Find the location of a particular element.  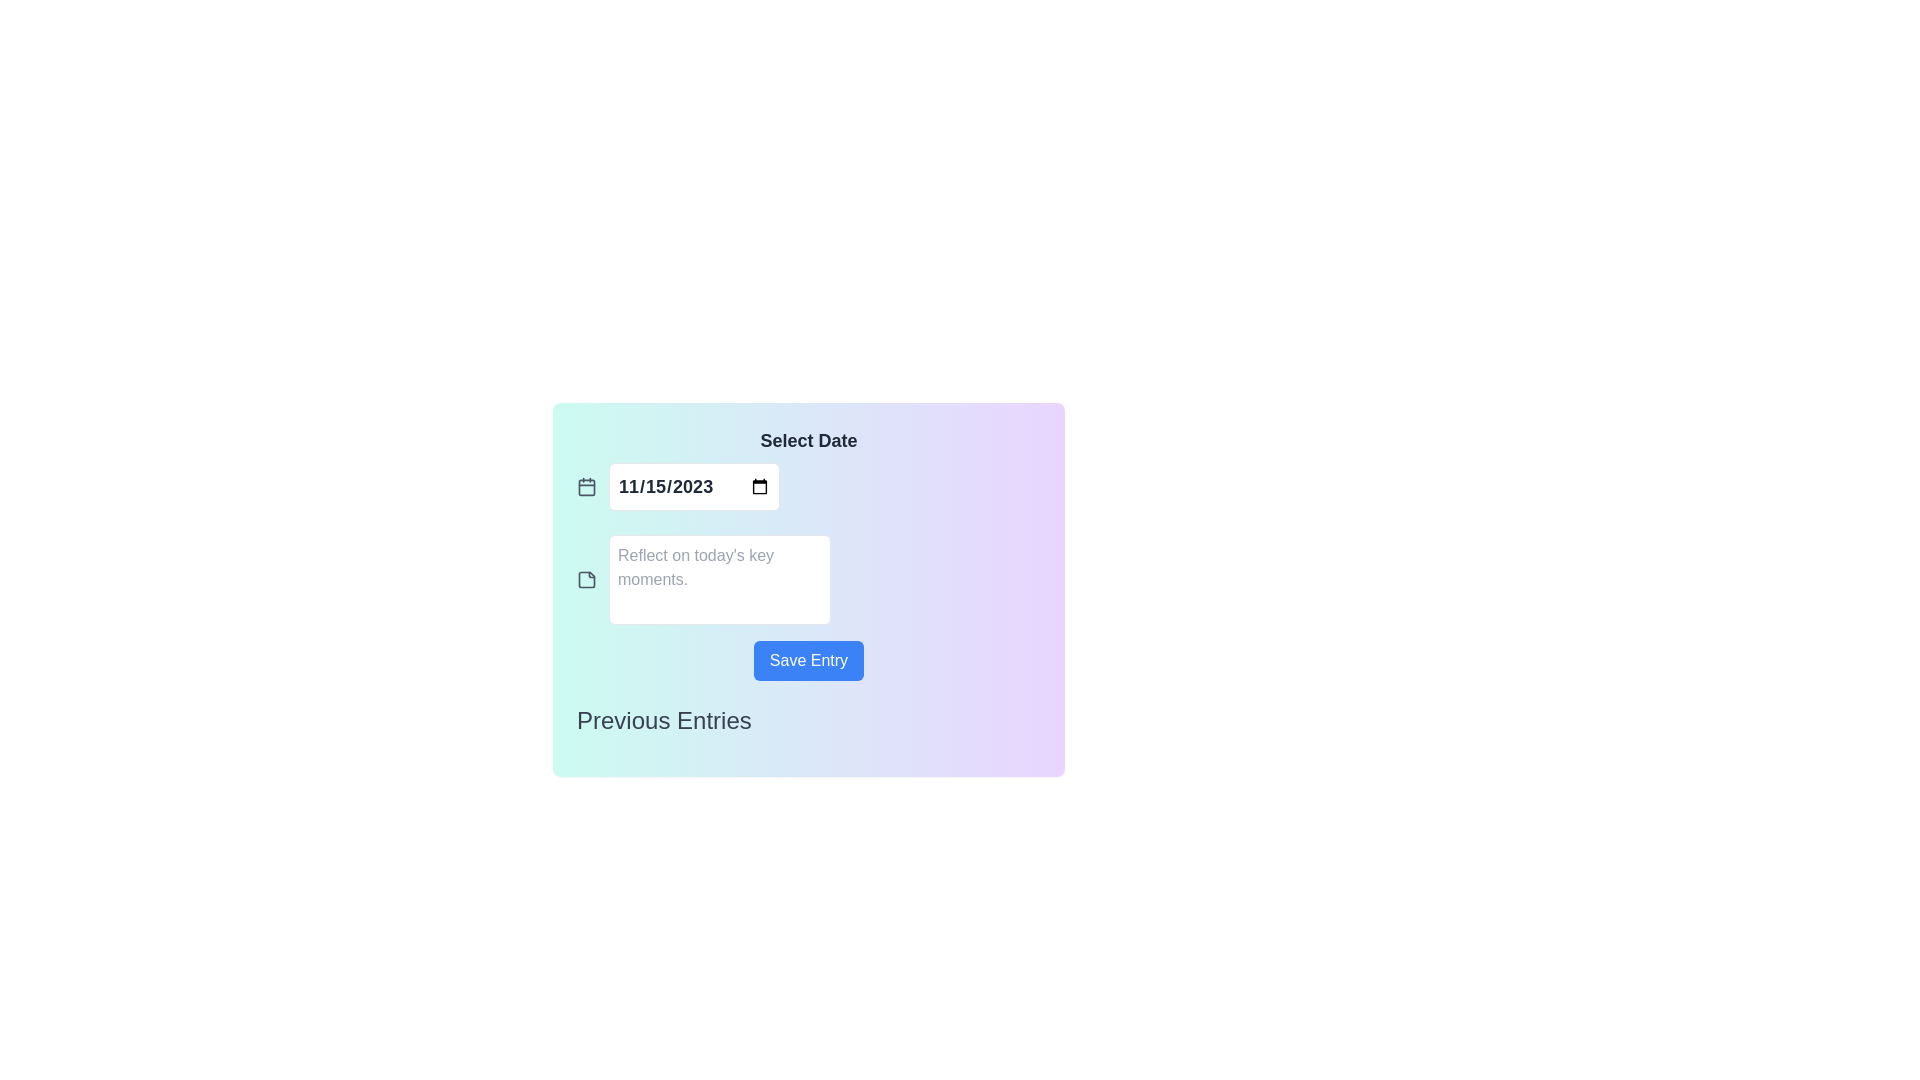

the Input (Date) element positioned to the right of a calendar icon is located at coordinates (694, 486).